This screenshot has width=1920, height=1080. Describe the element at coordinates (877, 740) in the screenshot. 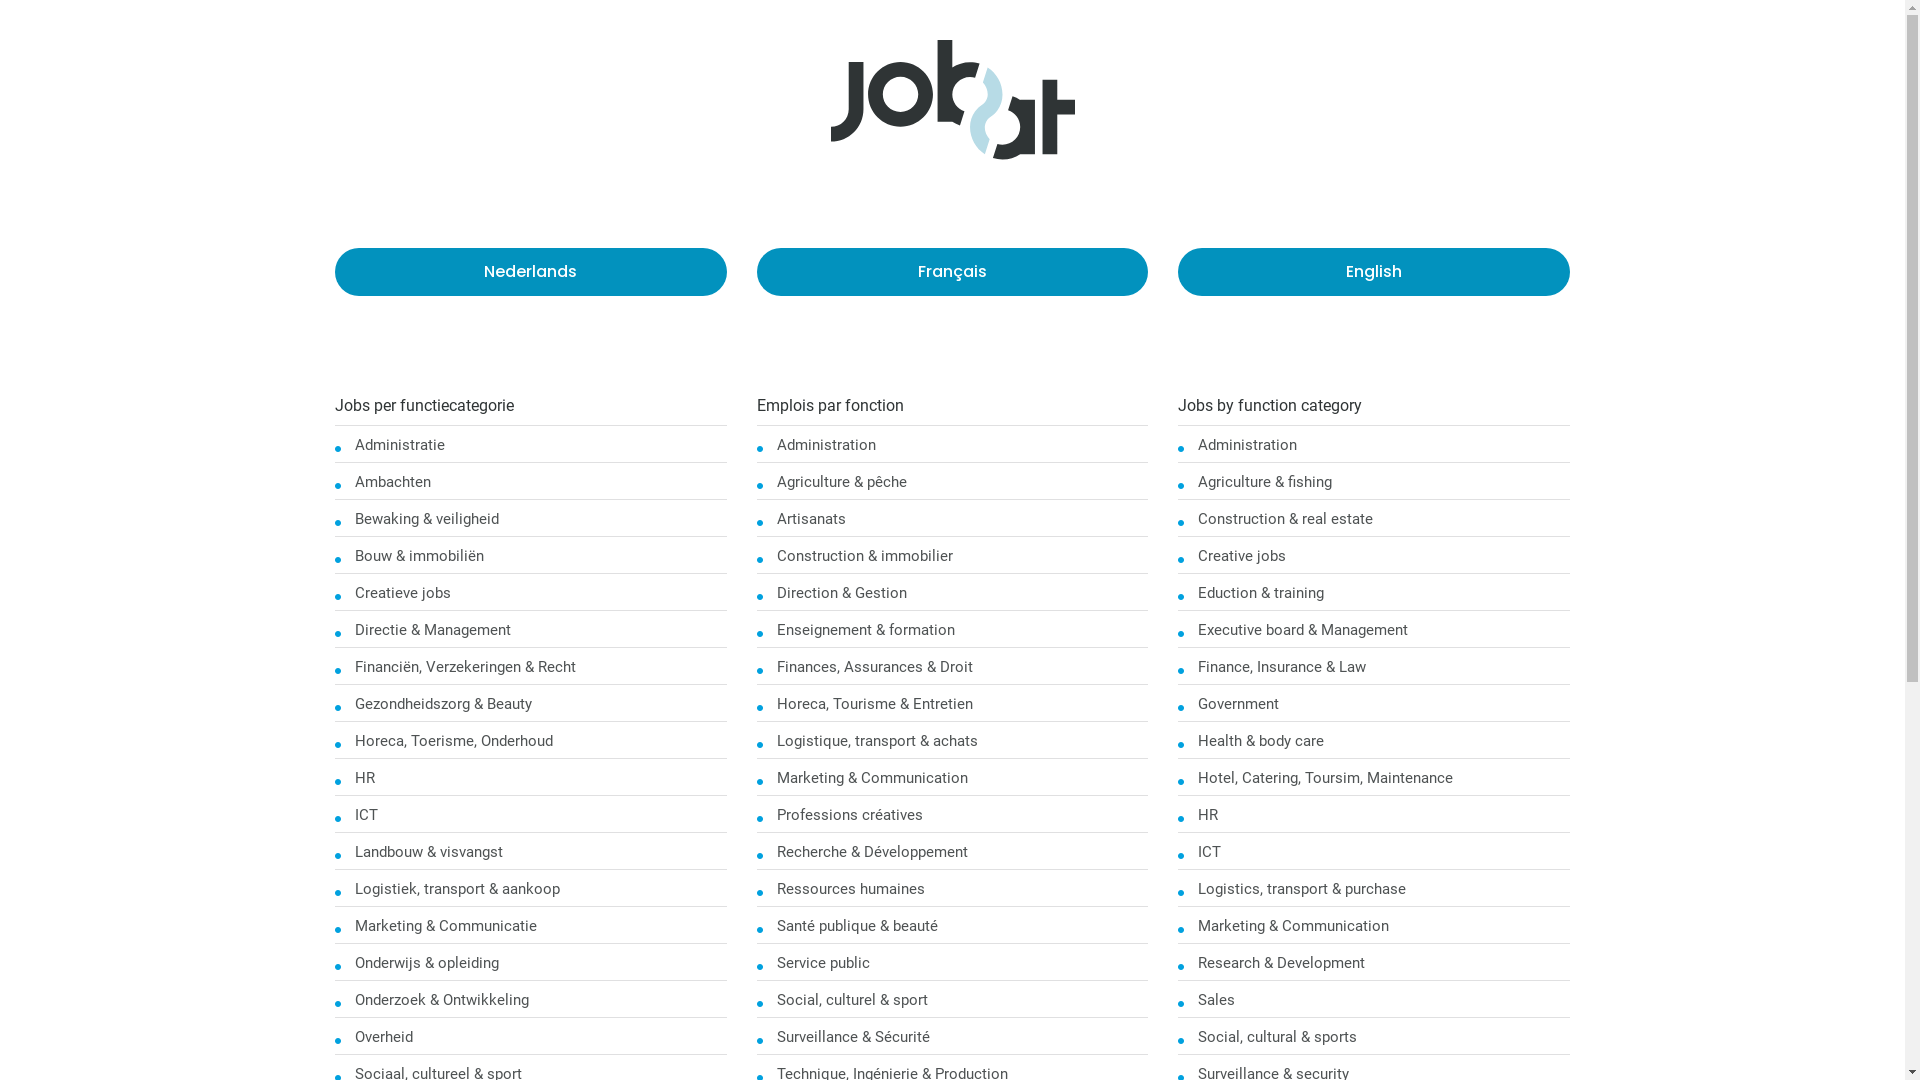

I see `'Logistique, transport & achats'` at that location.